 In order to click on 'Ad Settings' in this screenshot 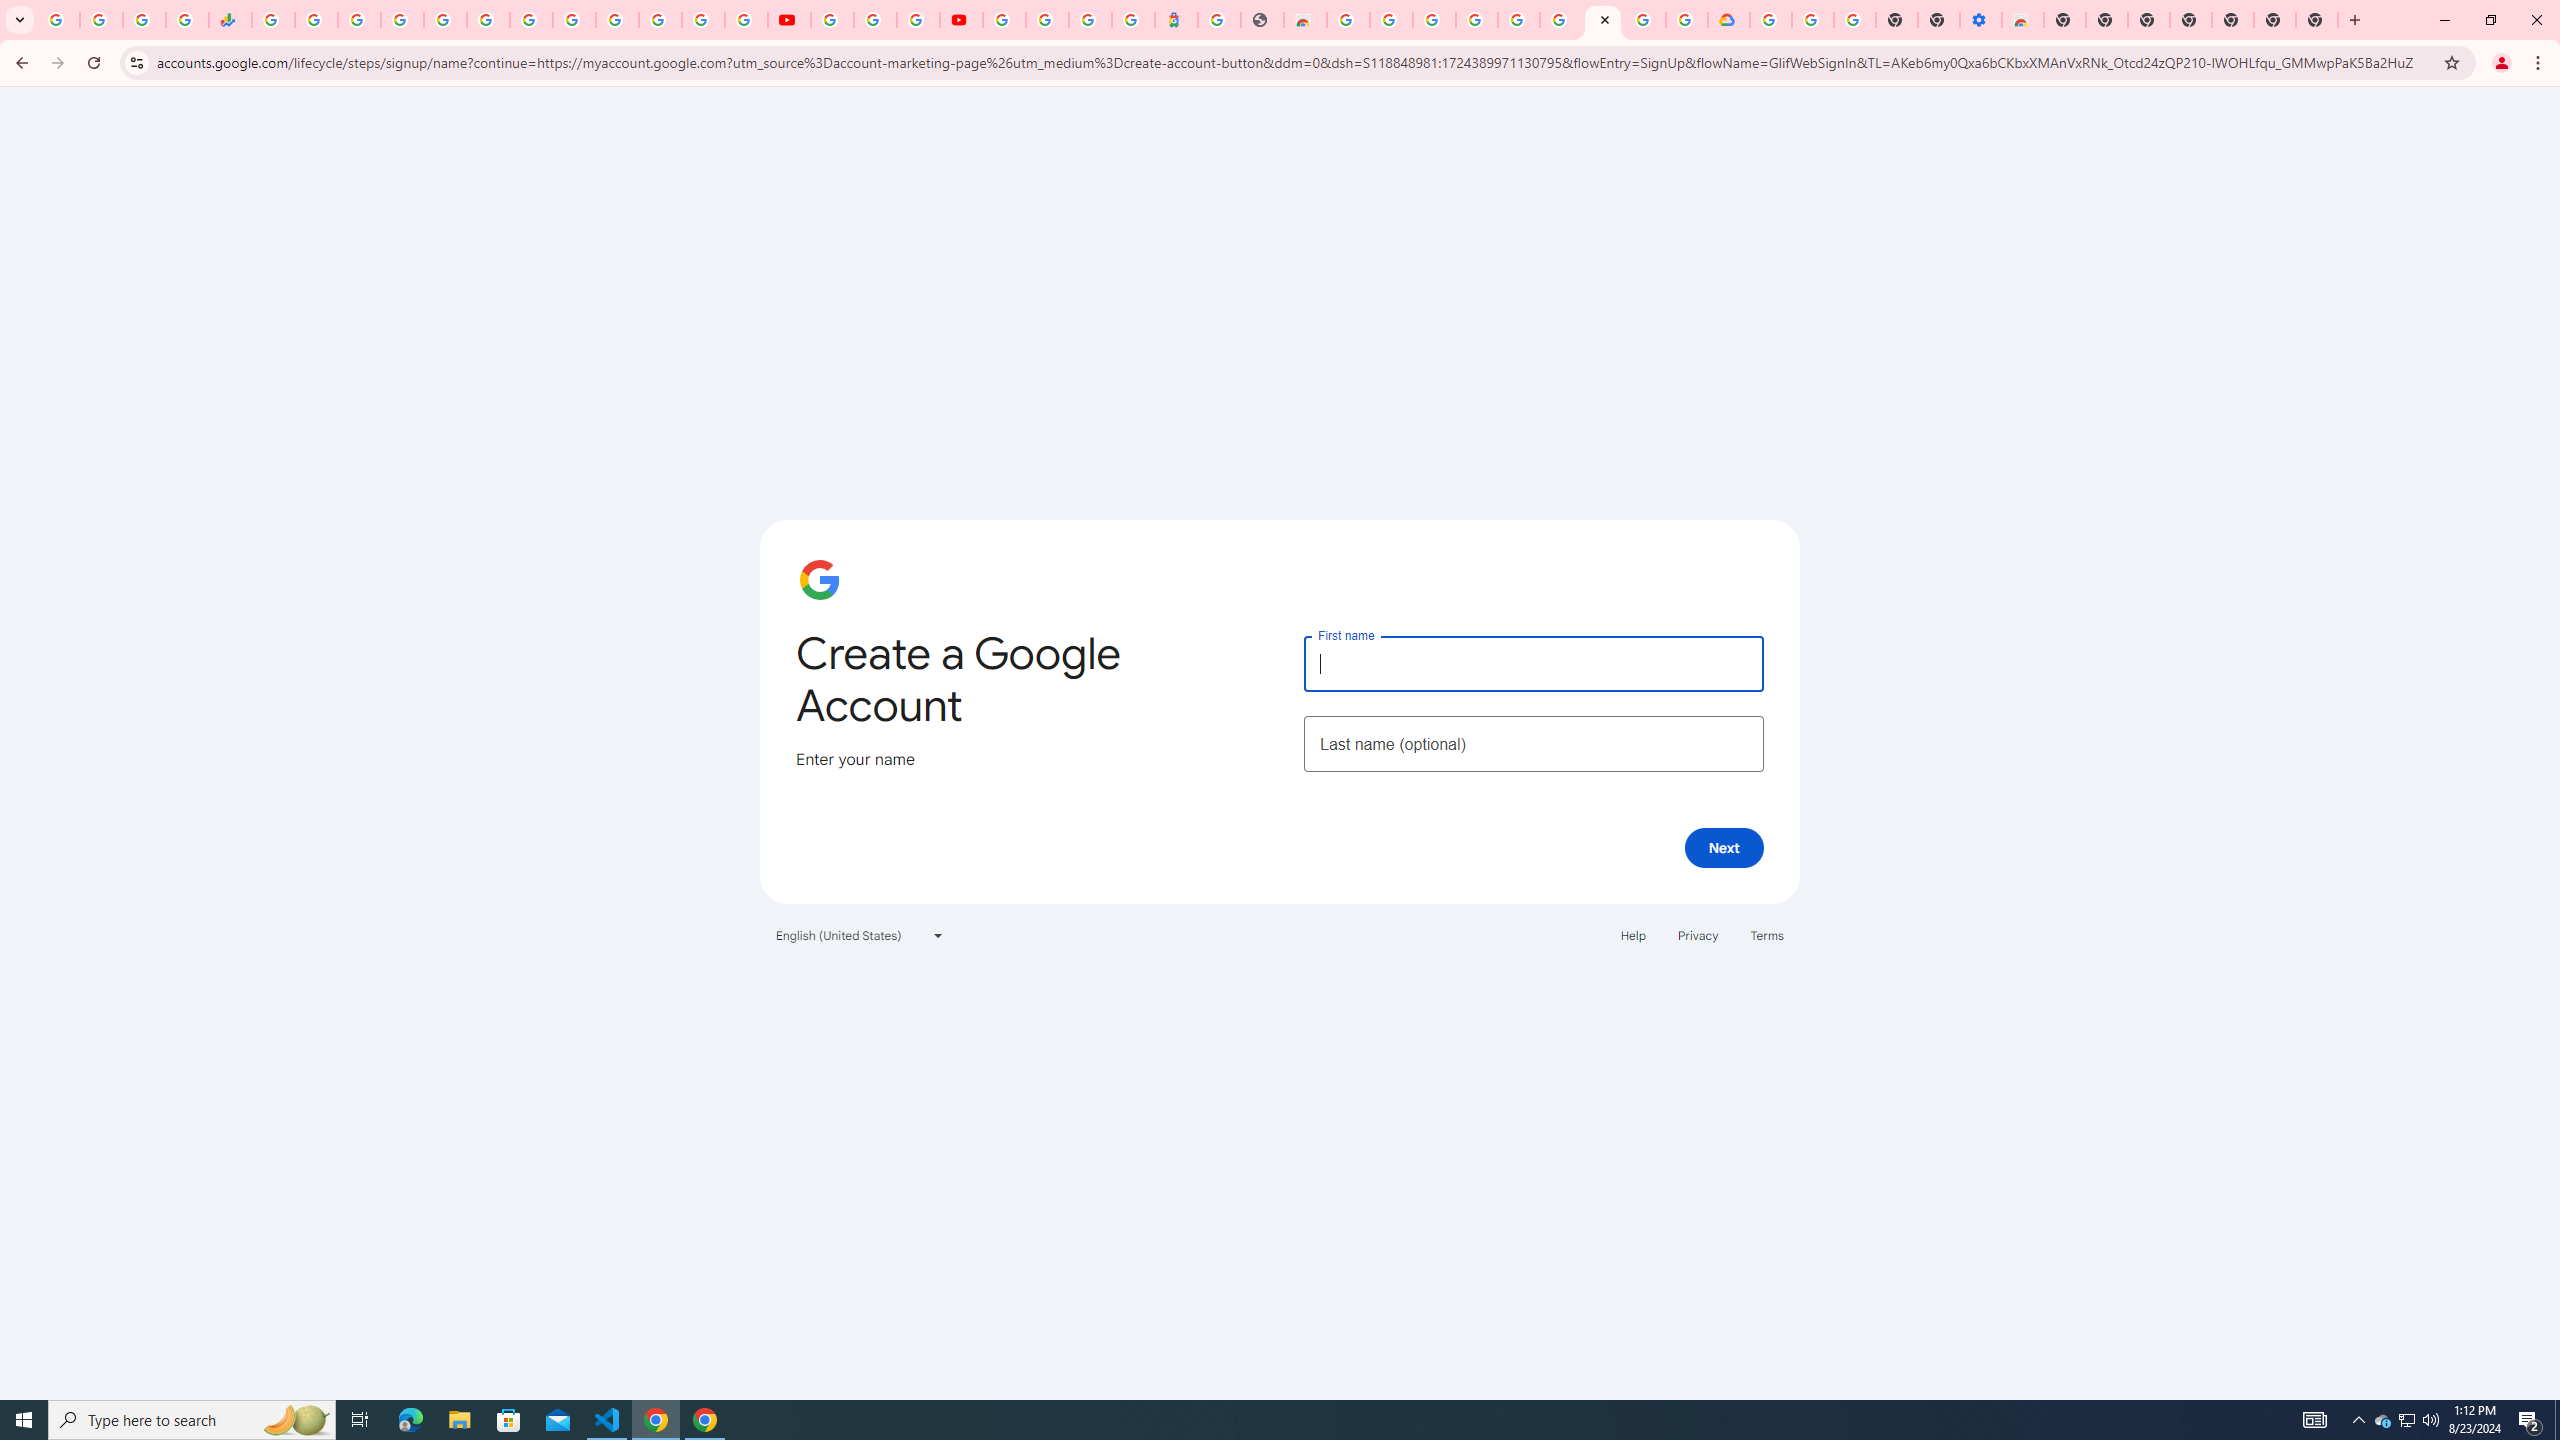, I will do `click(1432, 19)`.